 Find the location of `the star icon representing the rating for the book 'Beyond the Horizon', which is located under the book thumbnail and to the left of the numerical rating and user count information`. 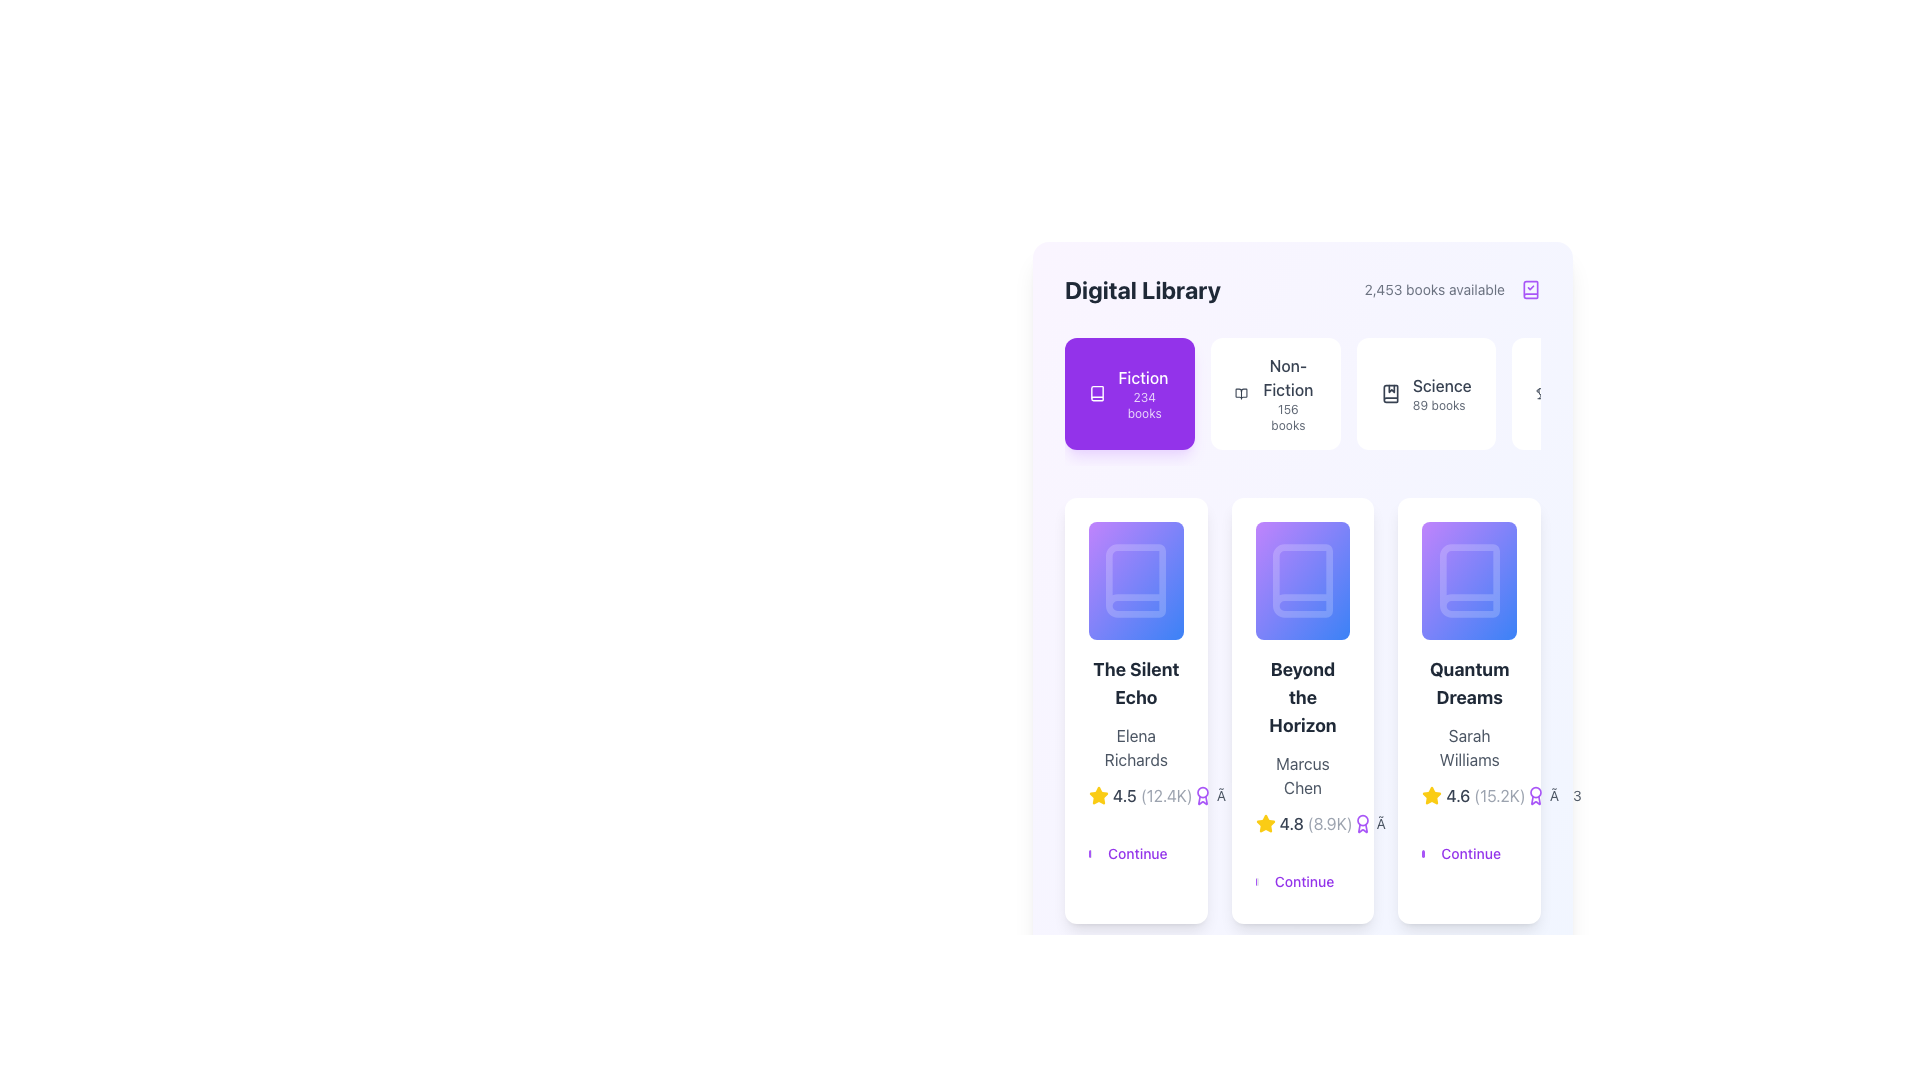

the star icon representing the rating for the book 'Beyond the Horizon', which is located under the book thumbnail and to the left of the numerical rating and user count information is located at coordinates (1264, 823).